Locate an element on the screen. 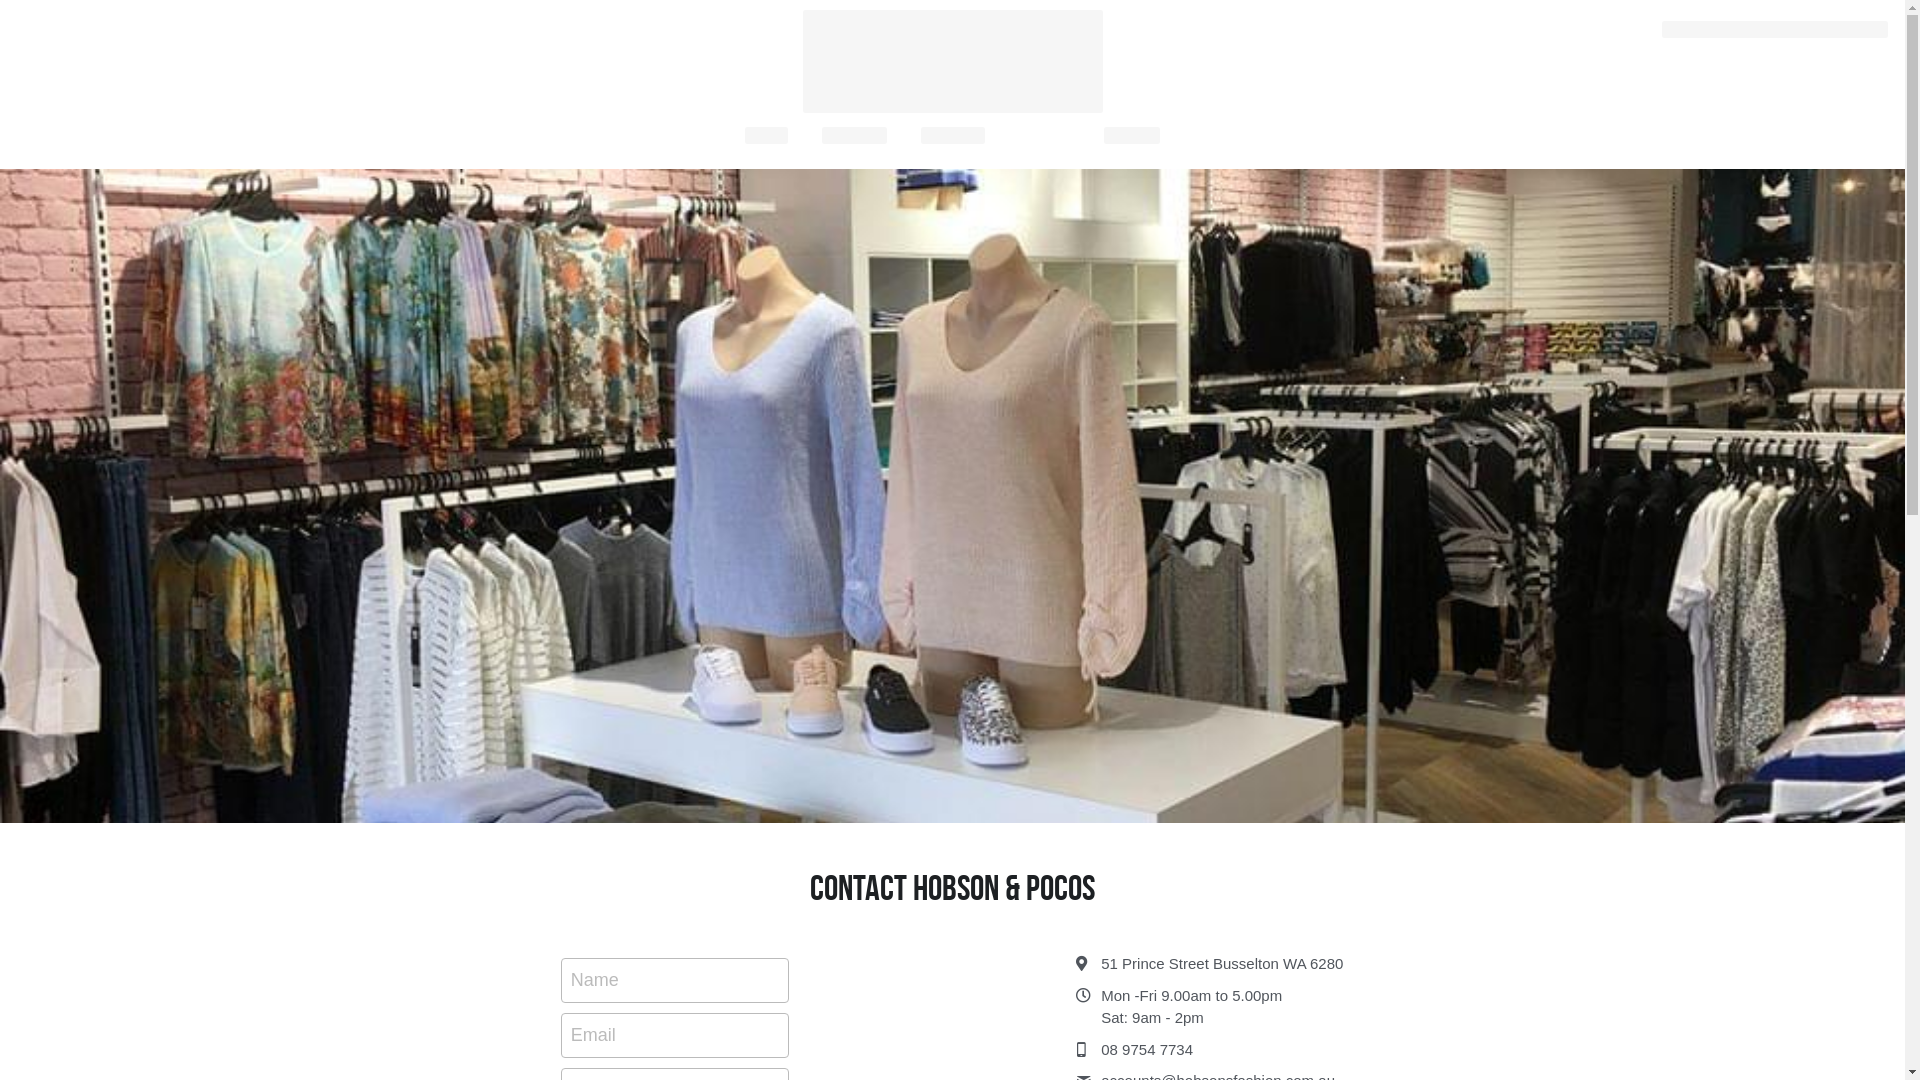 The height and width of the screenshot is (1080, 1920). 'Home' is located at coordinates (765, 135).